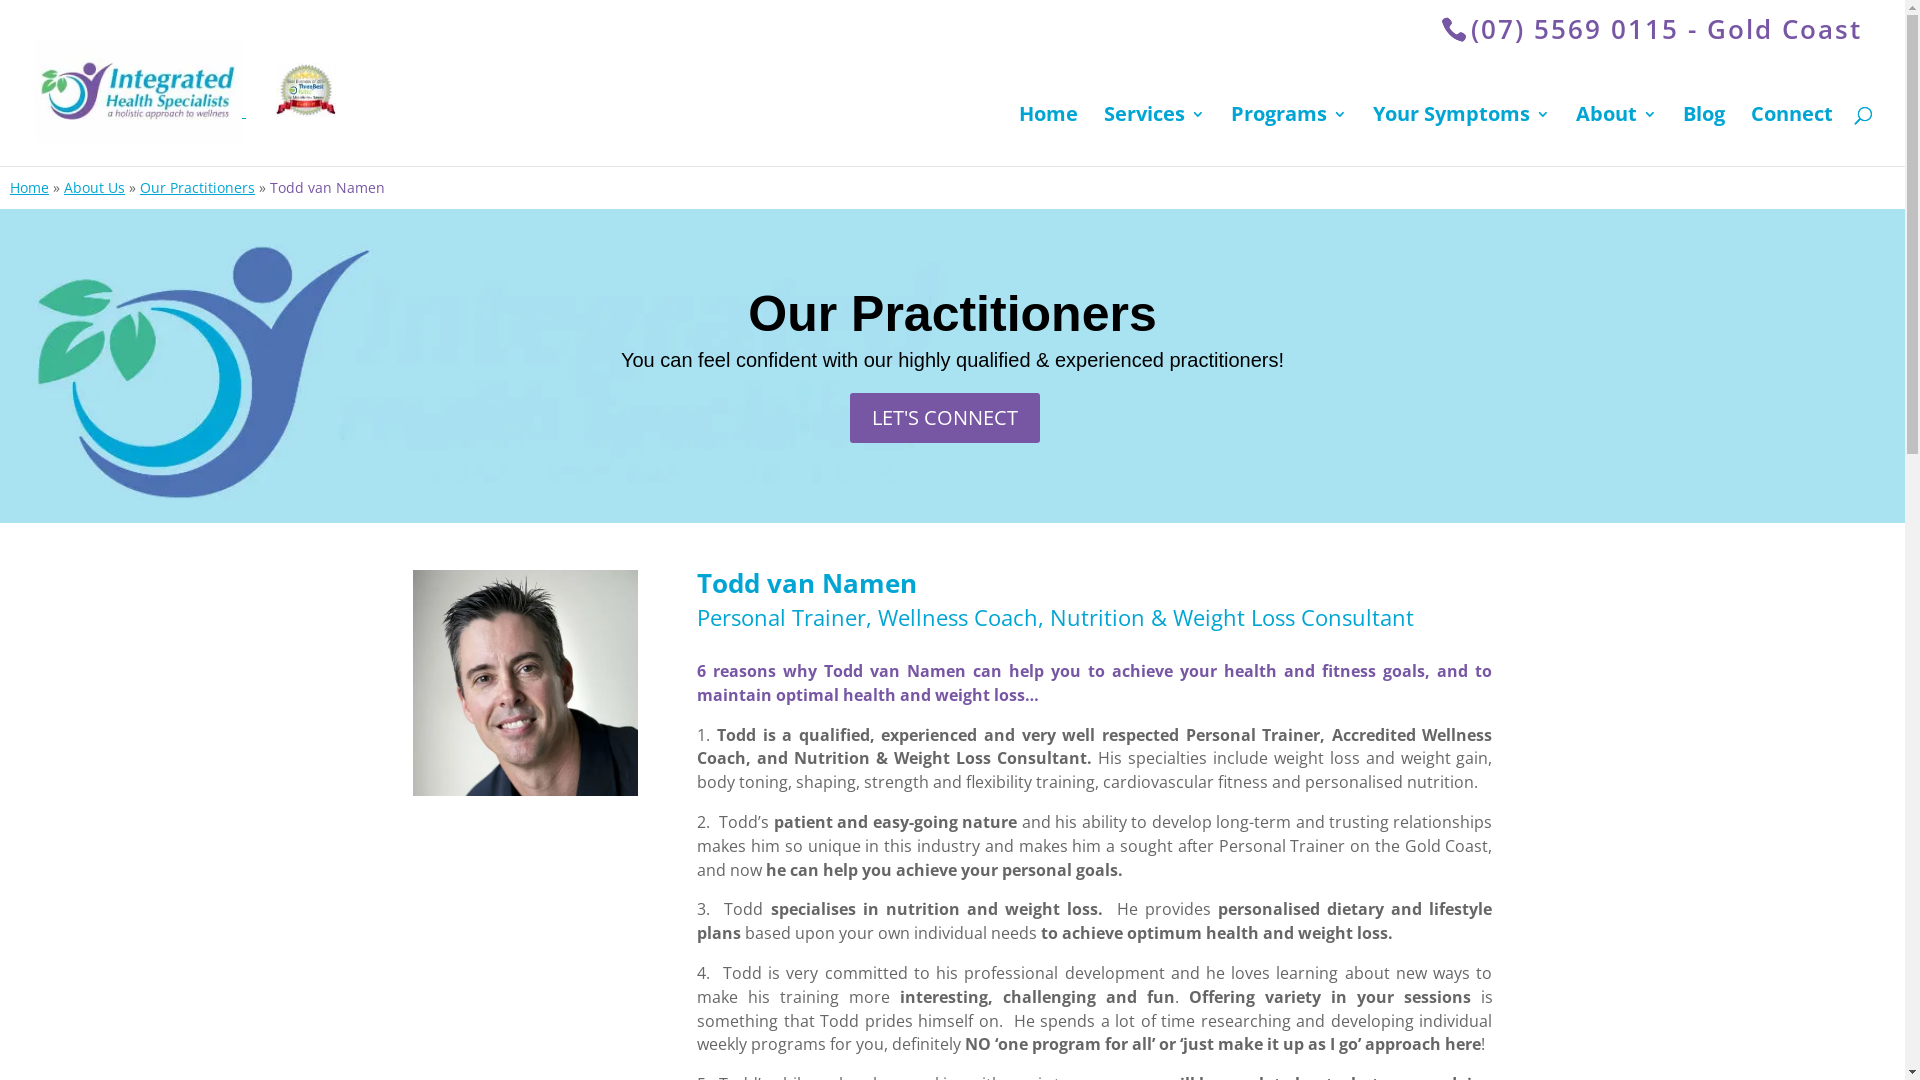  What do you see at coordinates (1616, 135) in the screenshot?
I see `'About'` at bounding box center [1616, 135].